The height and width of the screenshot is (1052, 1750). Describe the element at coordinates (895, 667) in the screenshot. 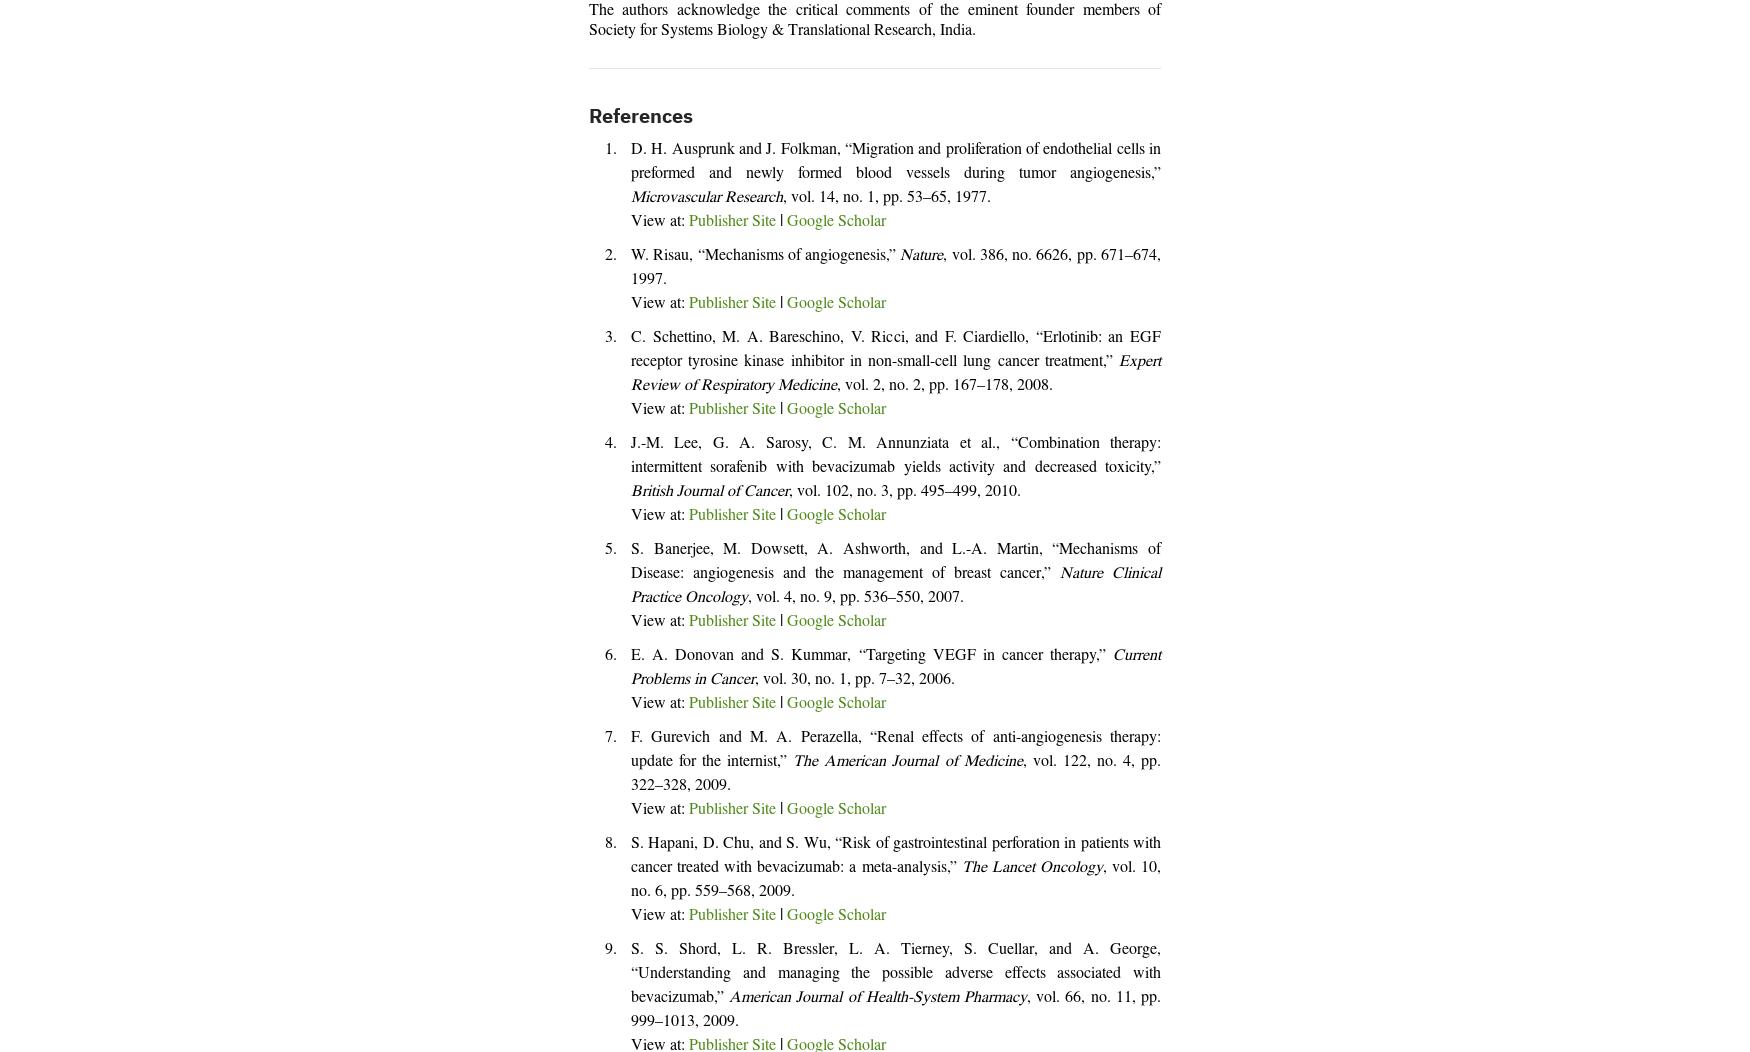

I see `'Current Problems in Cancer'` at that location.